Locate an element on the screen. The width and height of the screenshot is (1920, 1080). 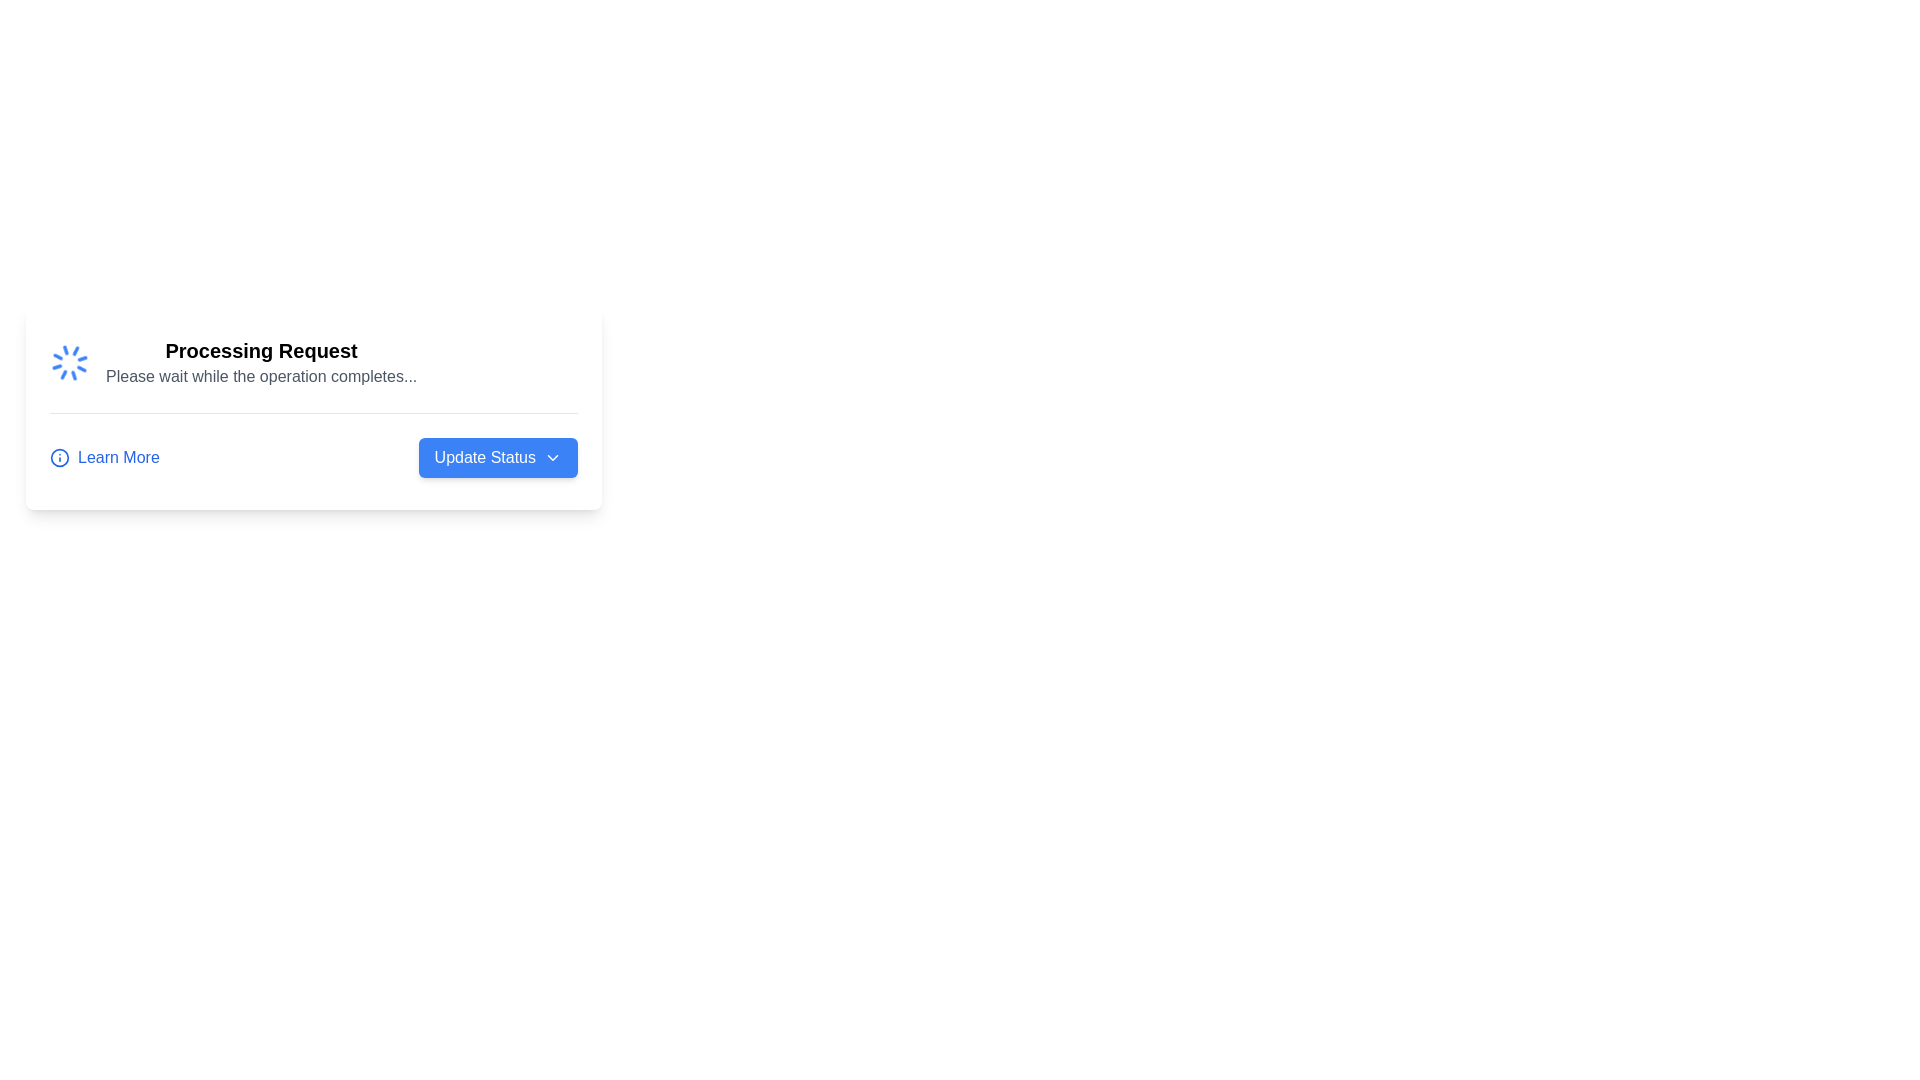
the animated blue loader icon that resembles a rotating spinner, located to the left of the 'Processing Request' text is located at coordinates (70, 362).